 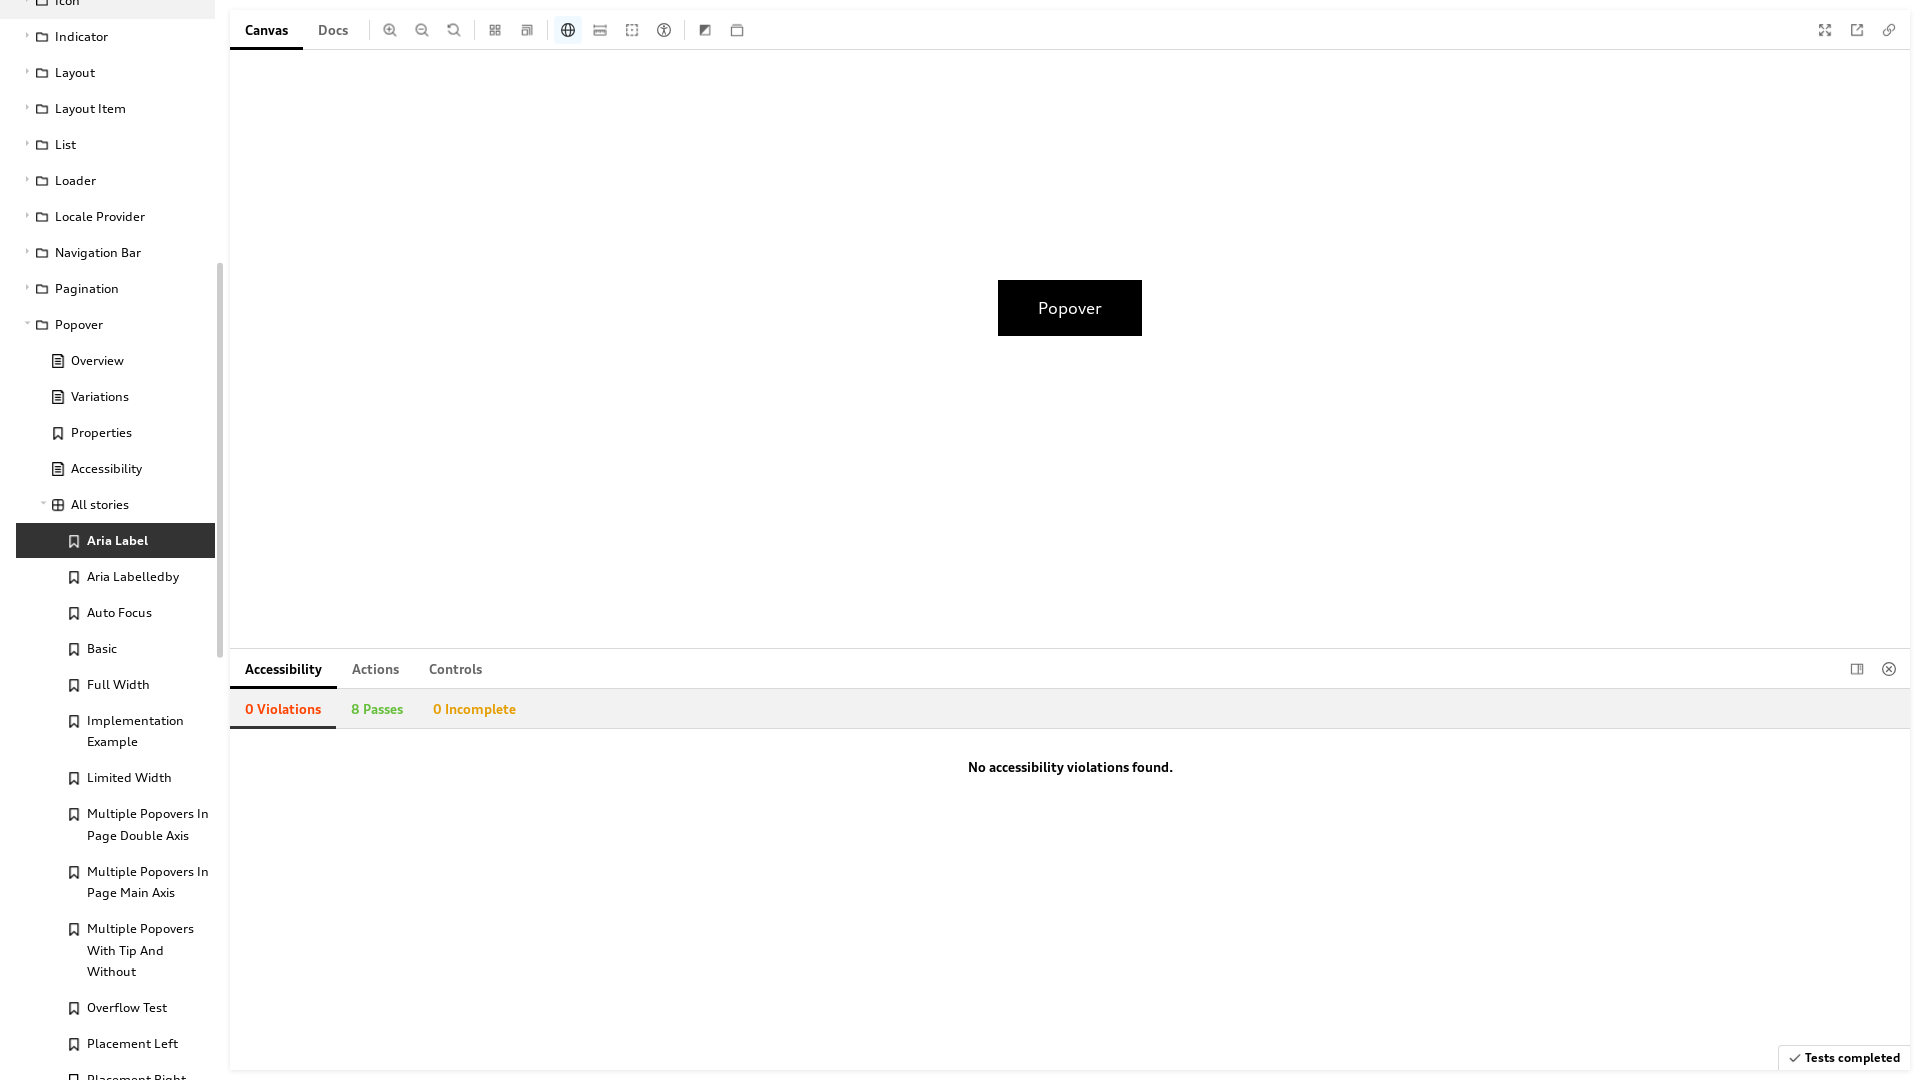 I want to click on 'Multiple Popovers With Tip And Without', so click(x=114, y=949).